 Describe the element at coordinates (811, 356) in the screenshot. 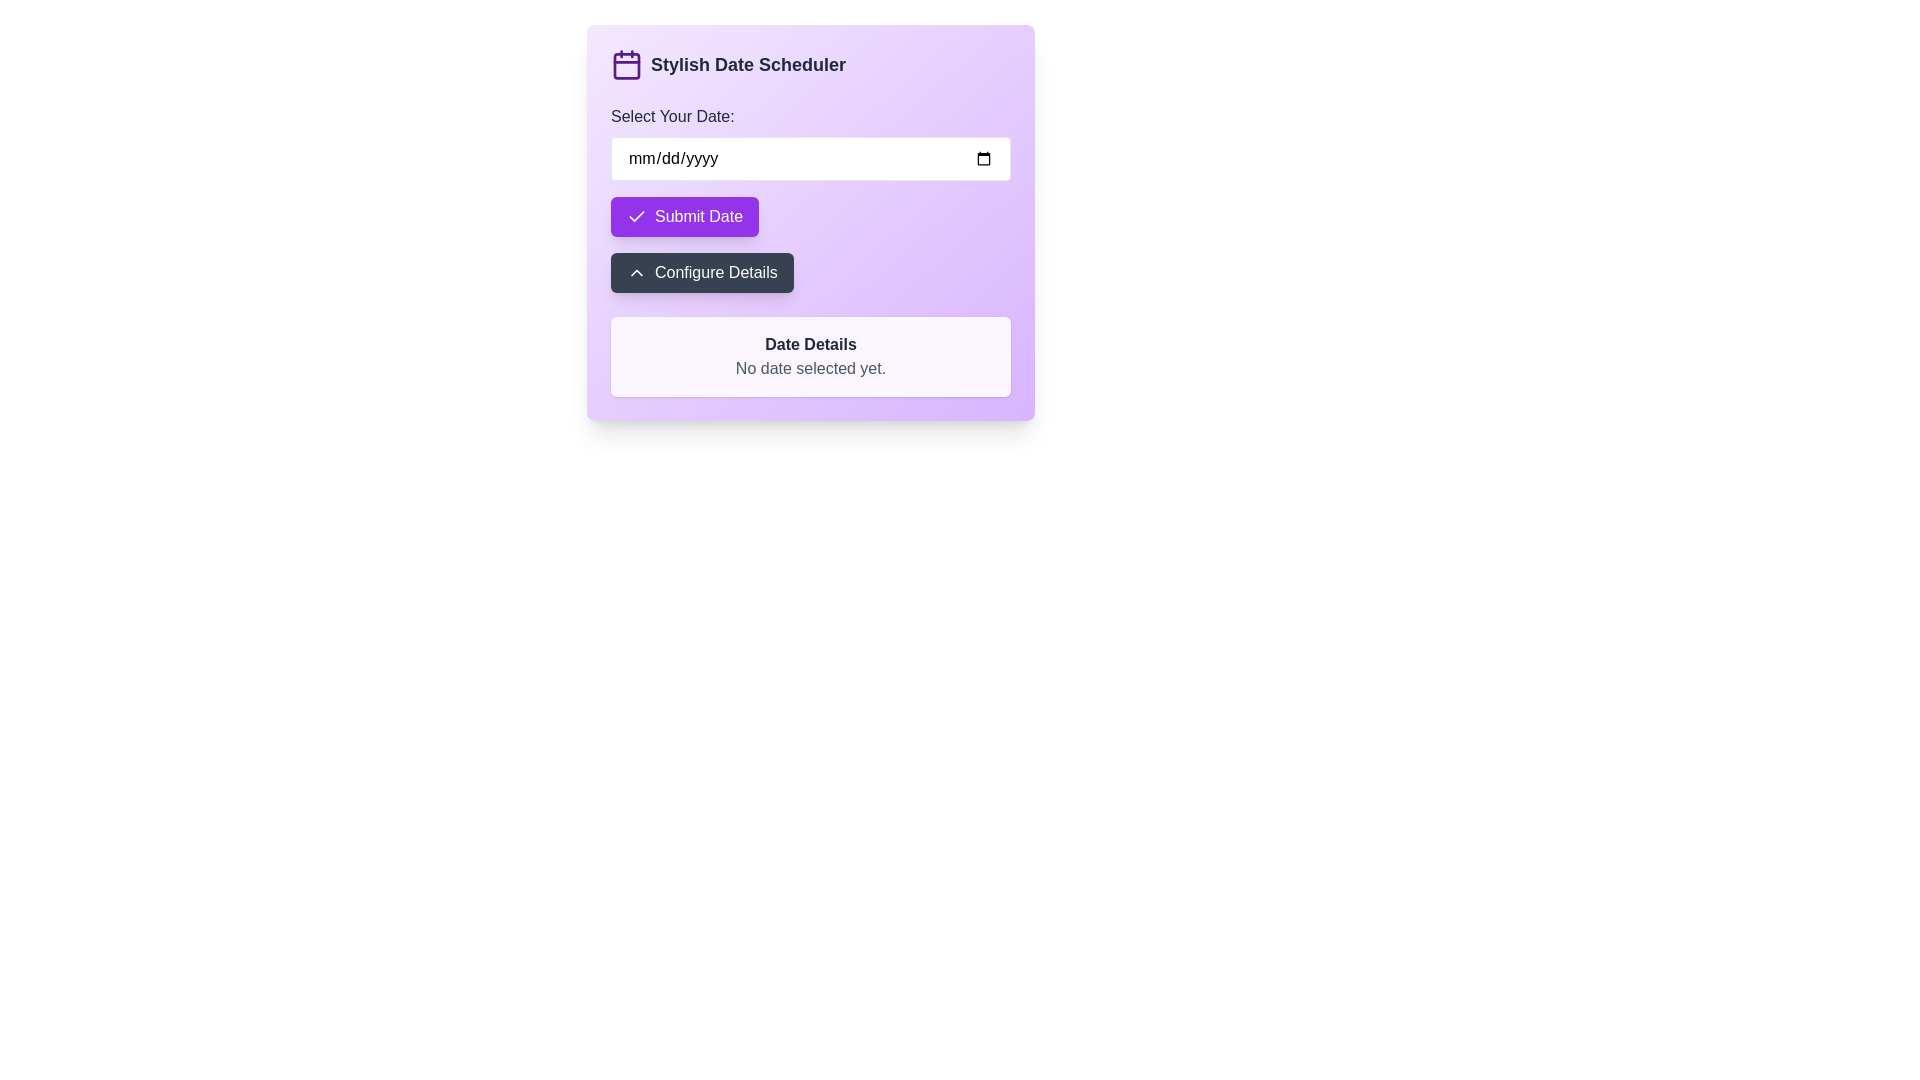

I see `the Information display box with a light purple background that contains the bold label 'Date Details' and the text 'No date selected yet.'` at that location.